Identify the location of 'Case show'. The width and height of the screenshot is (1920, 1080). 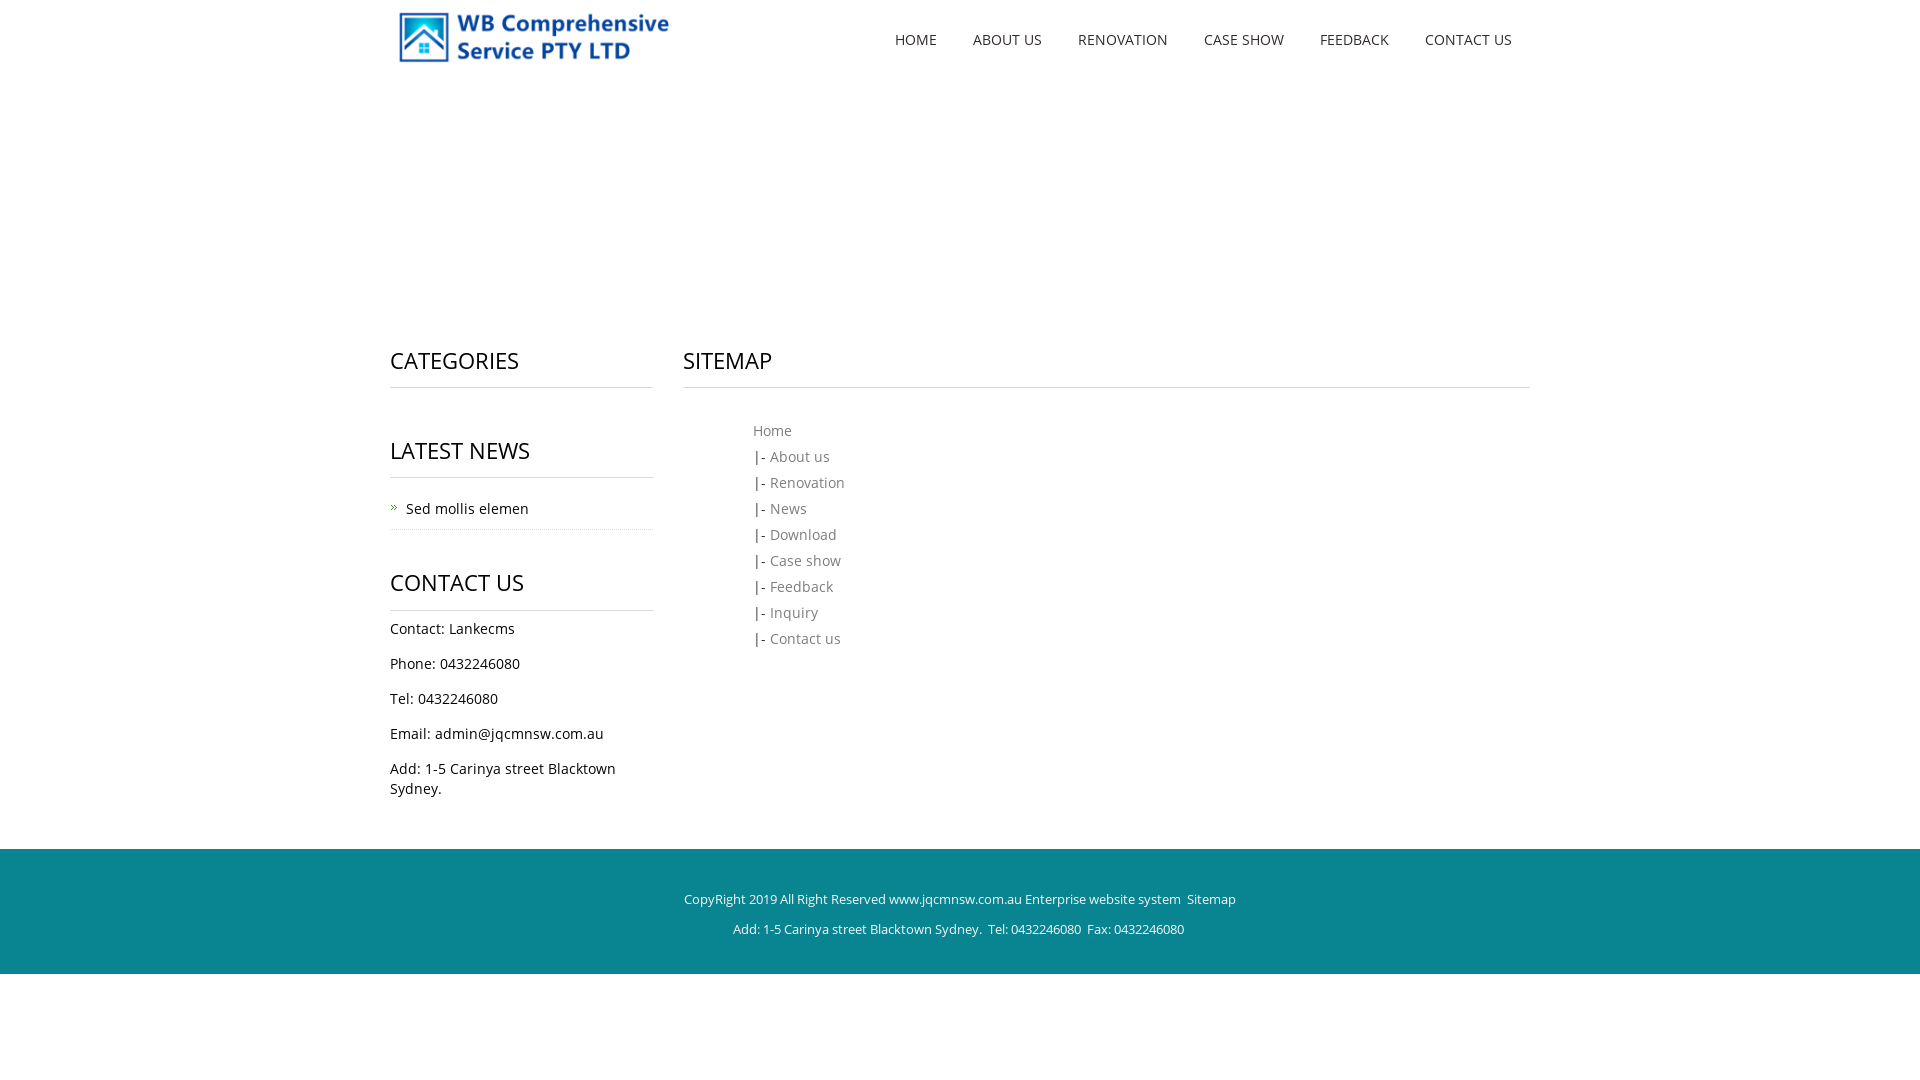
(805, 560).